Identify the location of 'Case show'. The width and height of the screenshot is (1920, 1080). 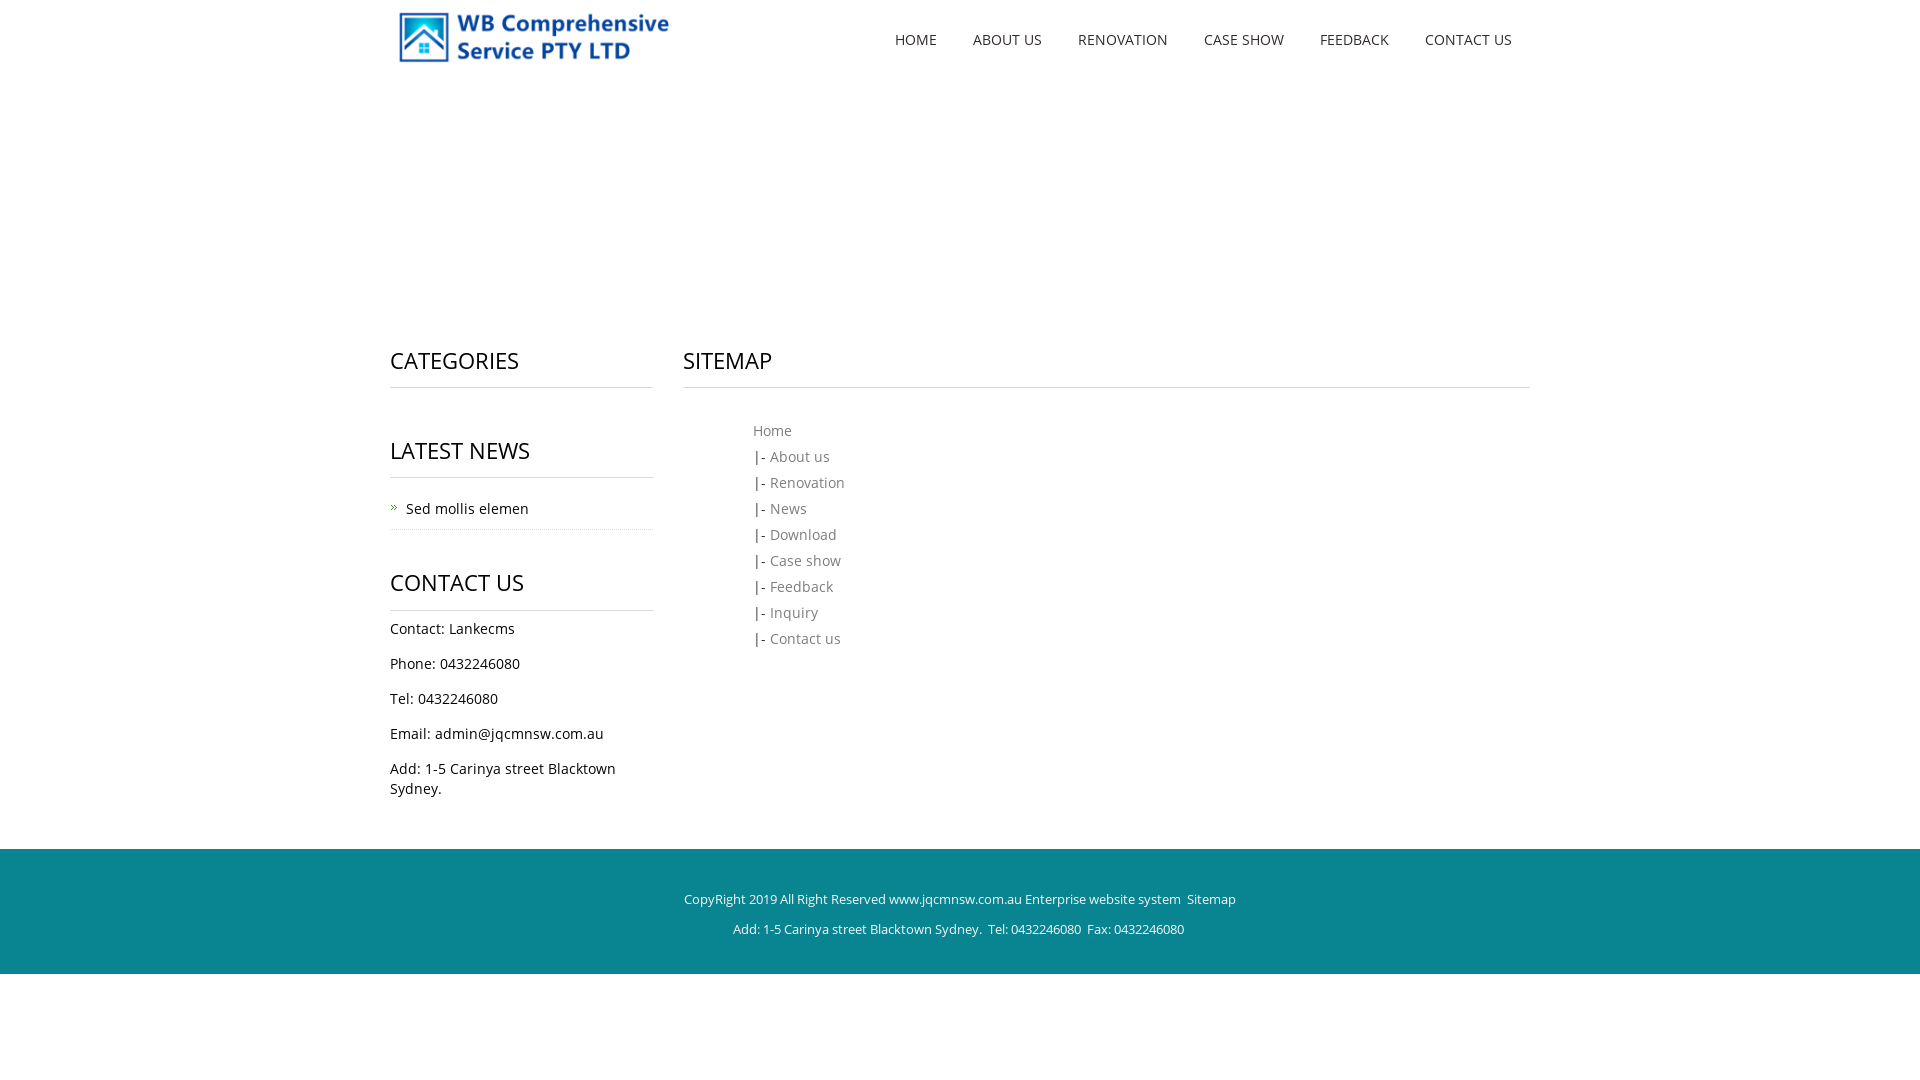
(805, 560).